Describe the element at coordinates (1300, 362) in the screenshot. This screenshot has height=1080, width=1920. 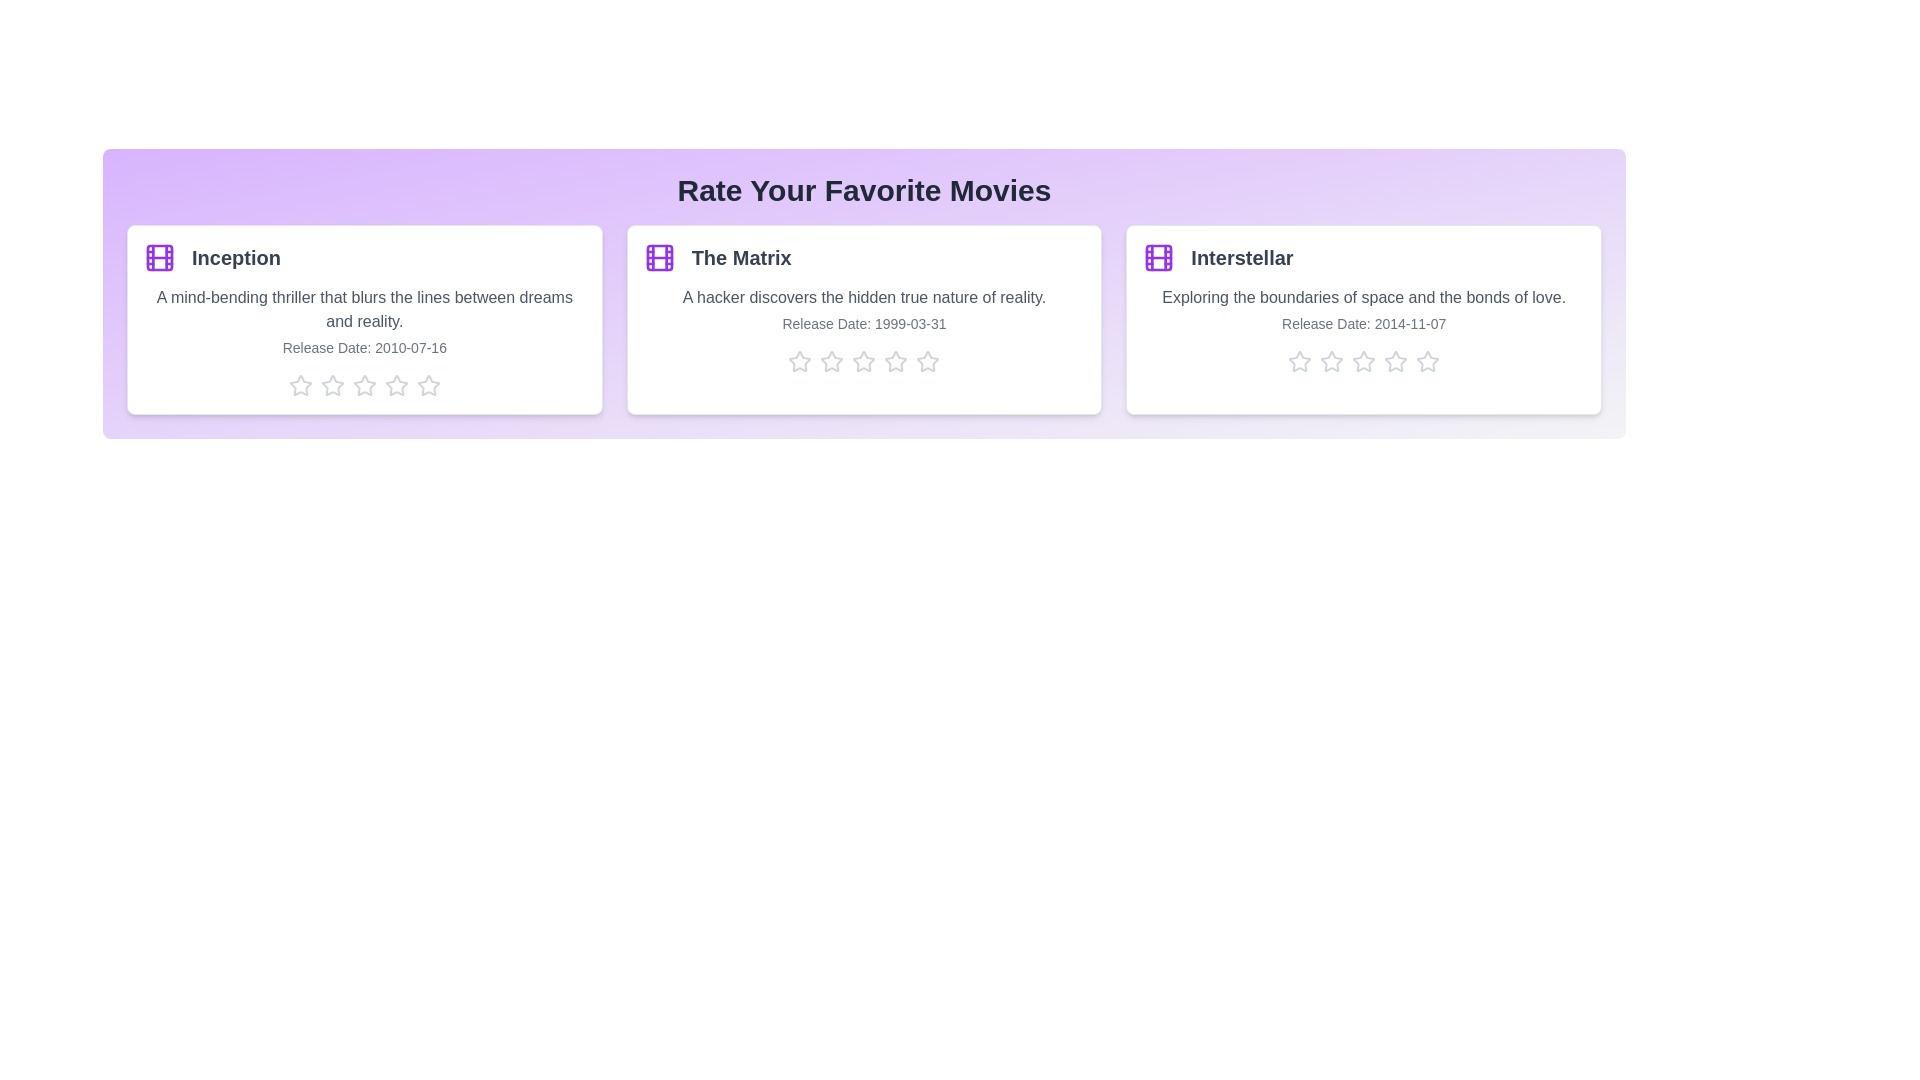
I see `the star corresponding to 1 stars for the movie Interstellar` at that location.